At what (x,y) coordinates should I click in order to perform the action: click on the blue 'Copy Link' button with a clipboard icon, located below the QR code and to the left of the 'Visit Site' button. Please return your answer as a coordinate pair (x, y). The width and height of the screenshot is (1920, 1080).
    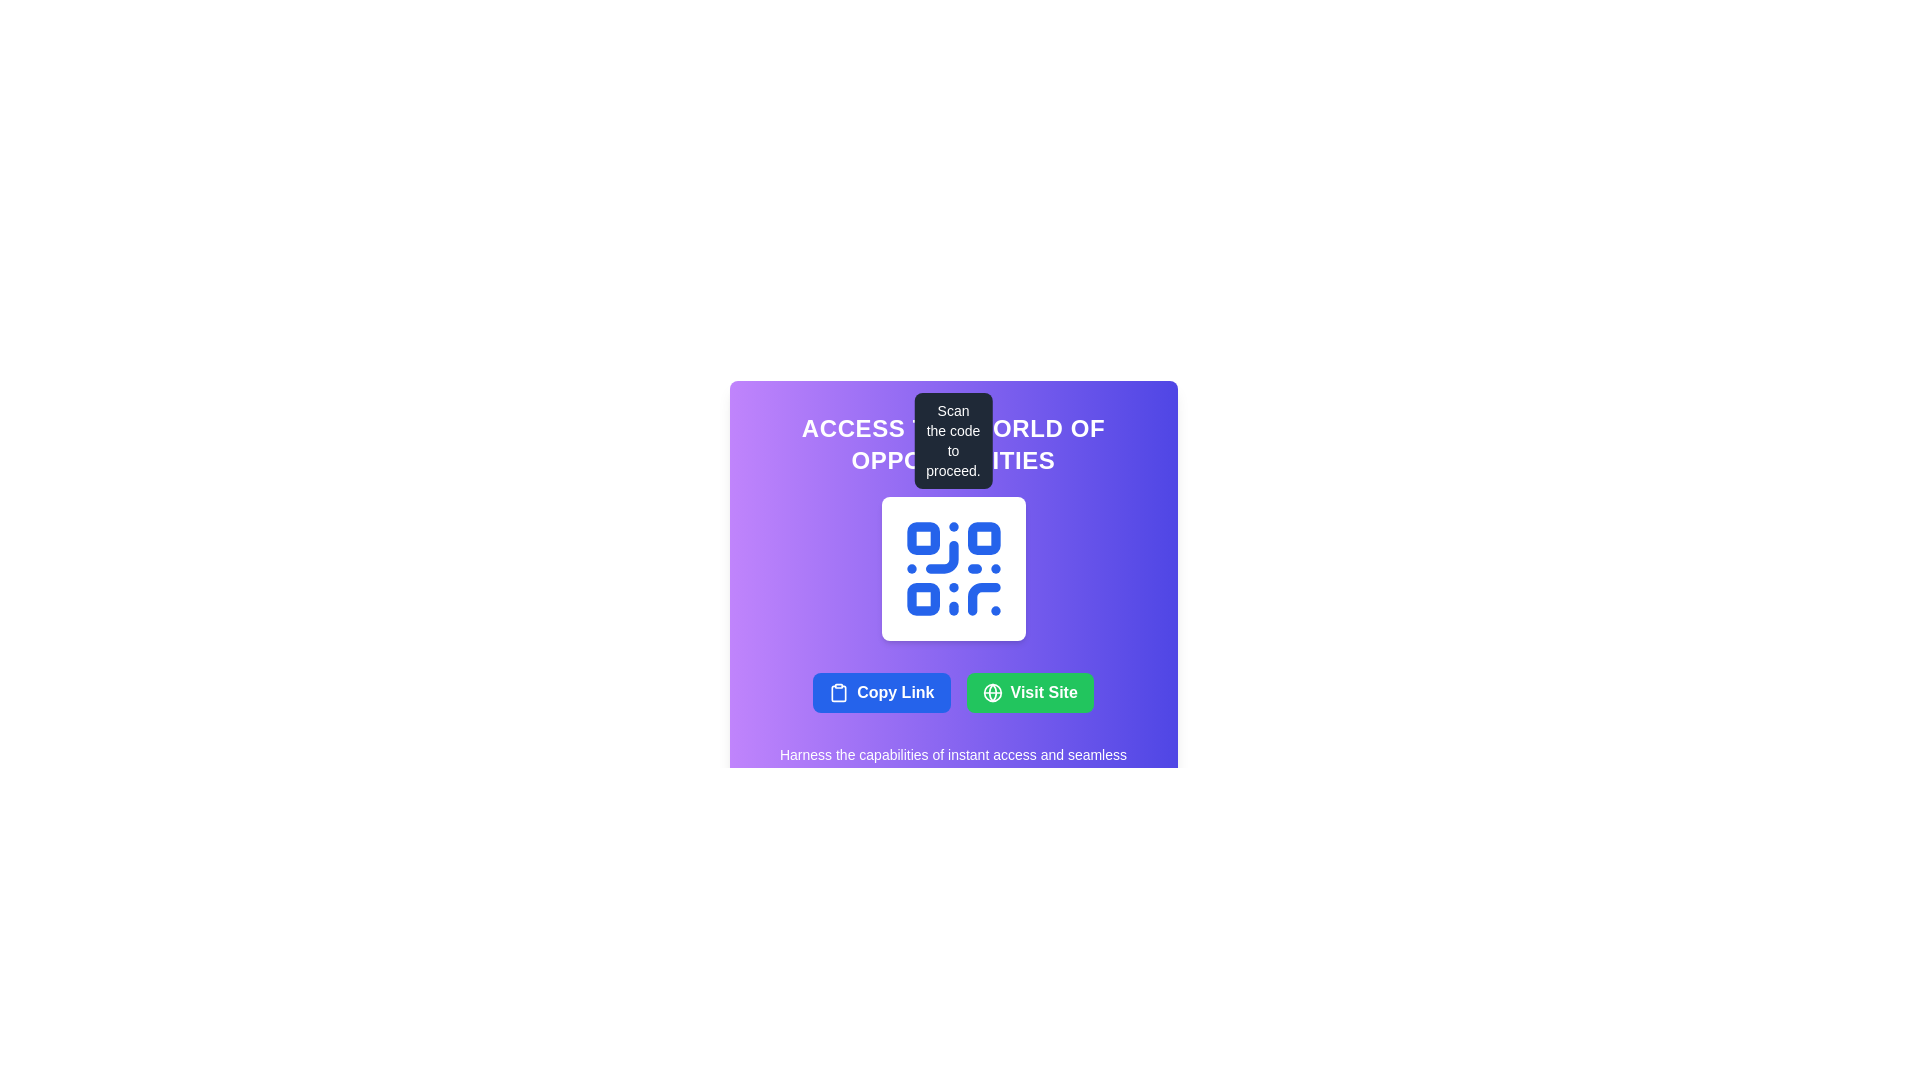
    Looking at the image, I should click on (880, 692).